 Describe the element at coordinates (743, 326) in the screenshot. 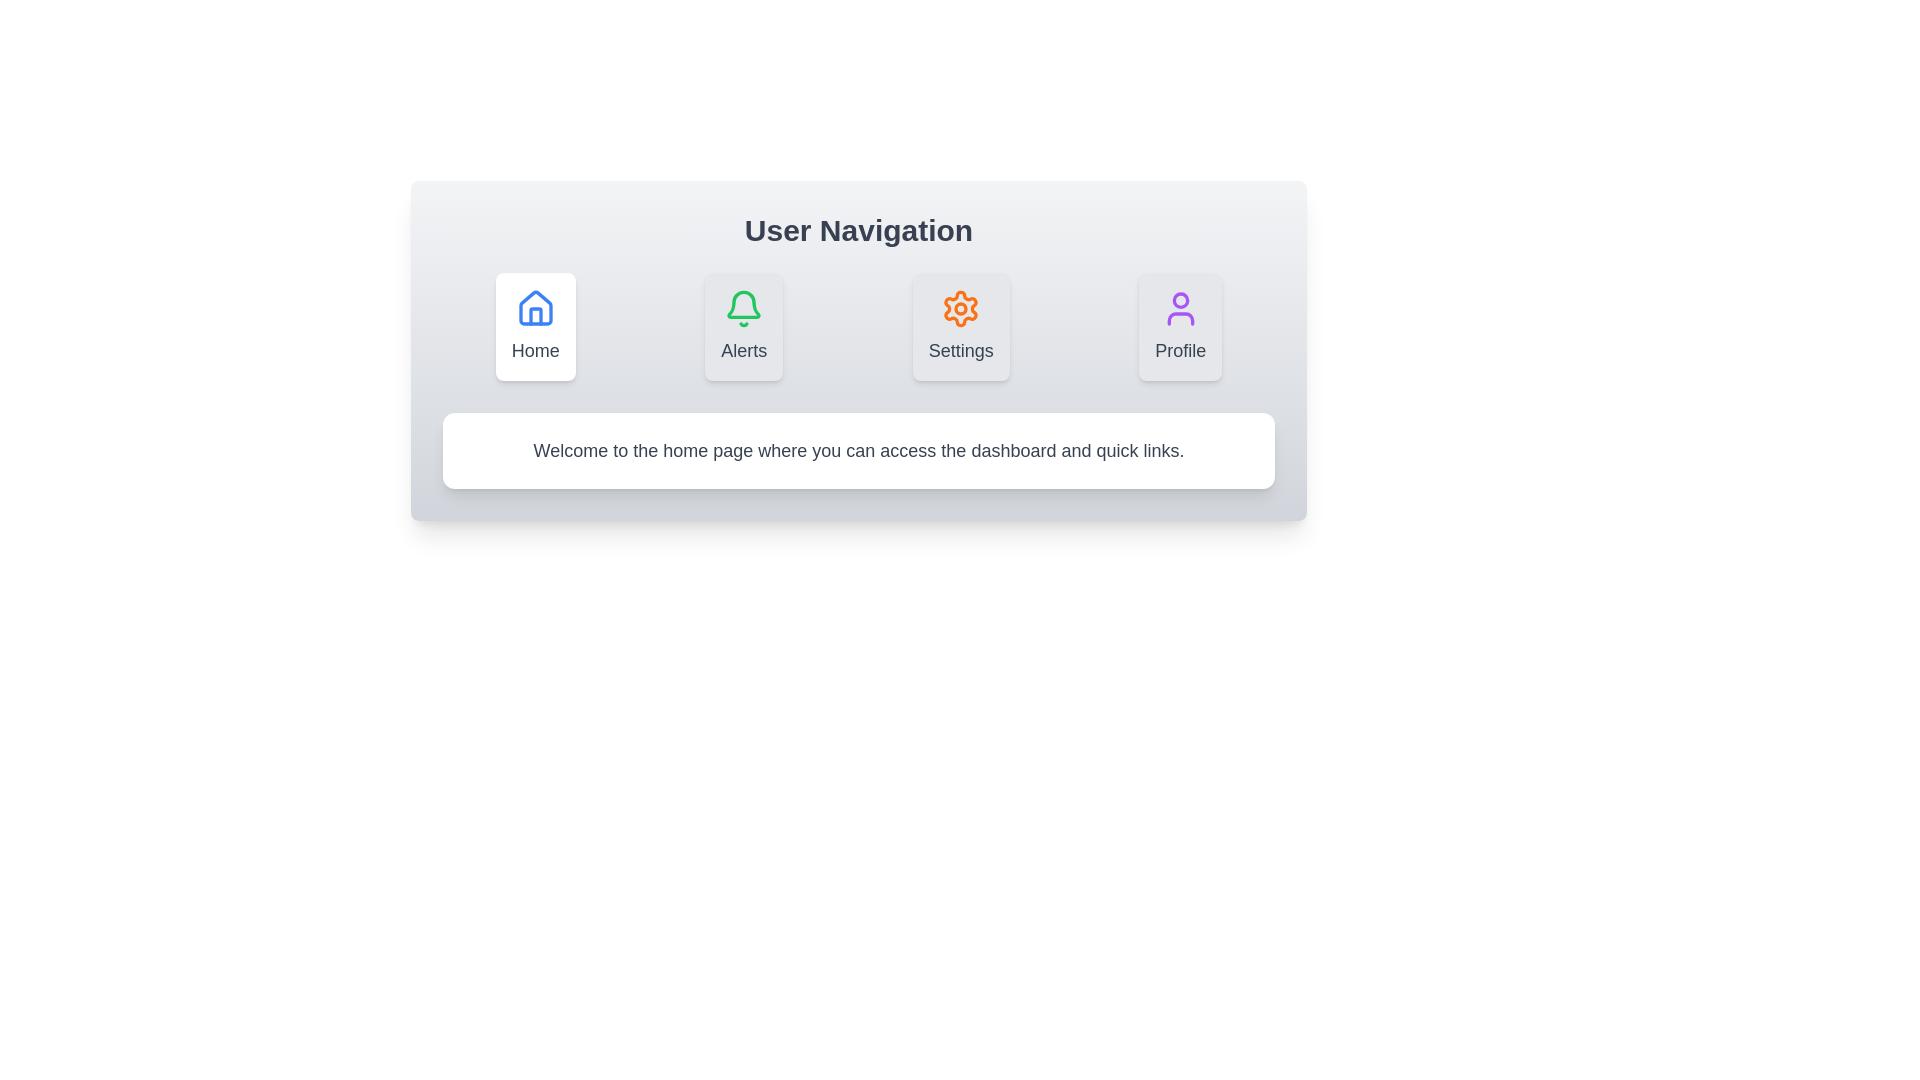

I see `the tab icon labeled Alerts to observe the visual feedback` at that location.